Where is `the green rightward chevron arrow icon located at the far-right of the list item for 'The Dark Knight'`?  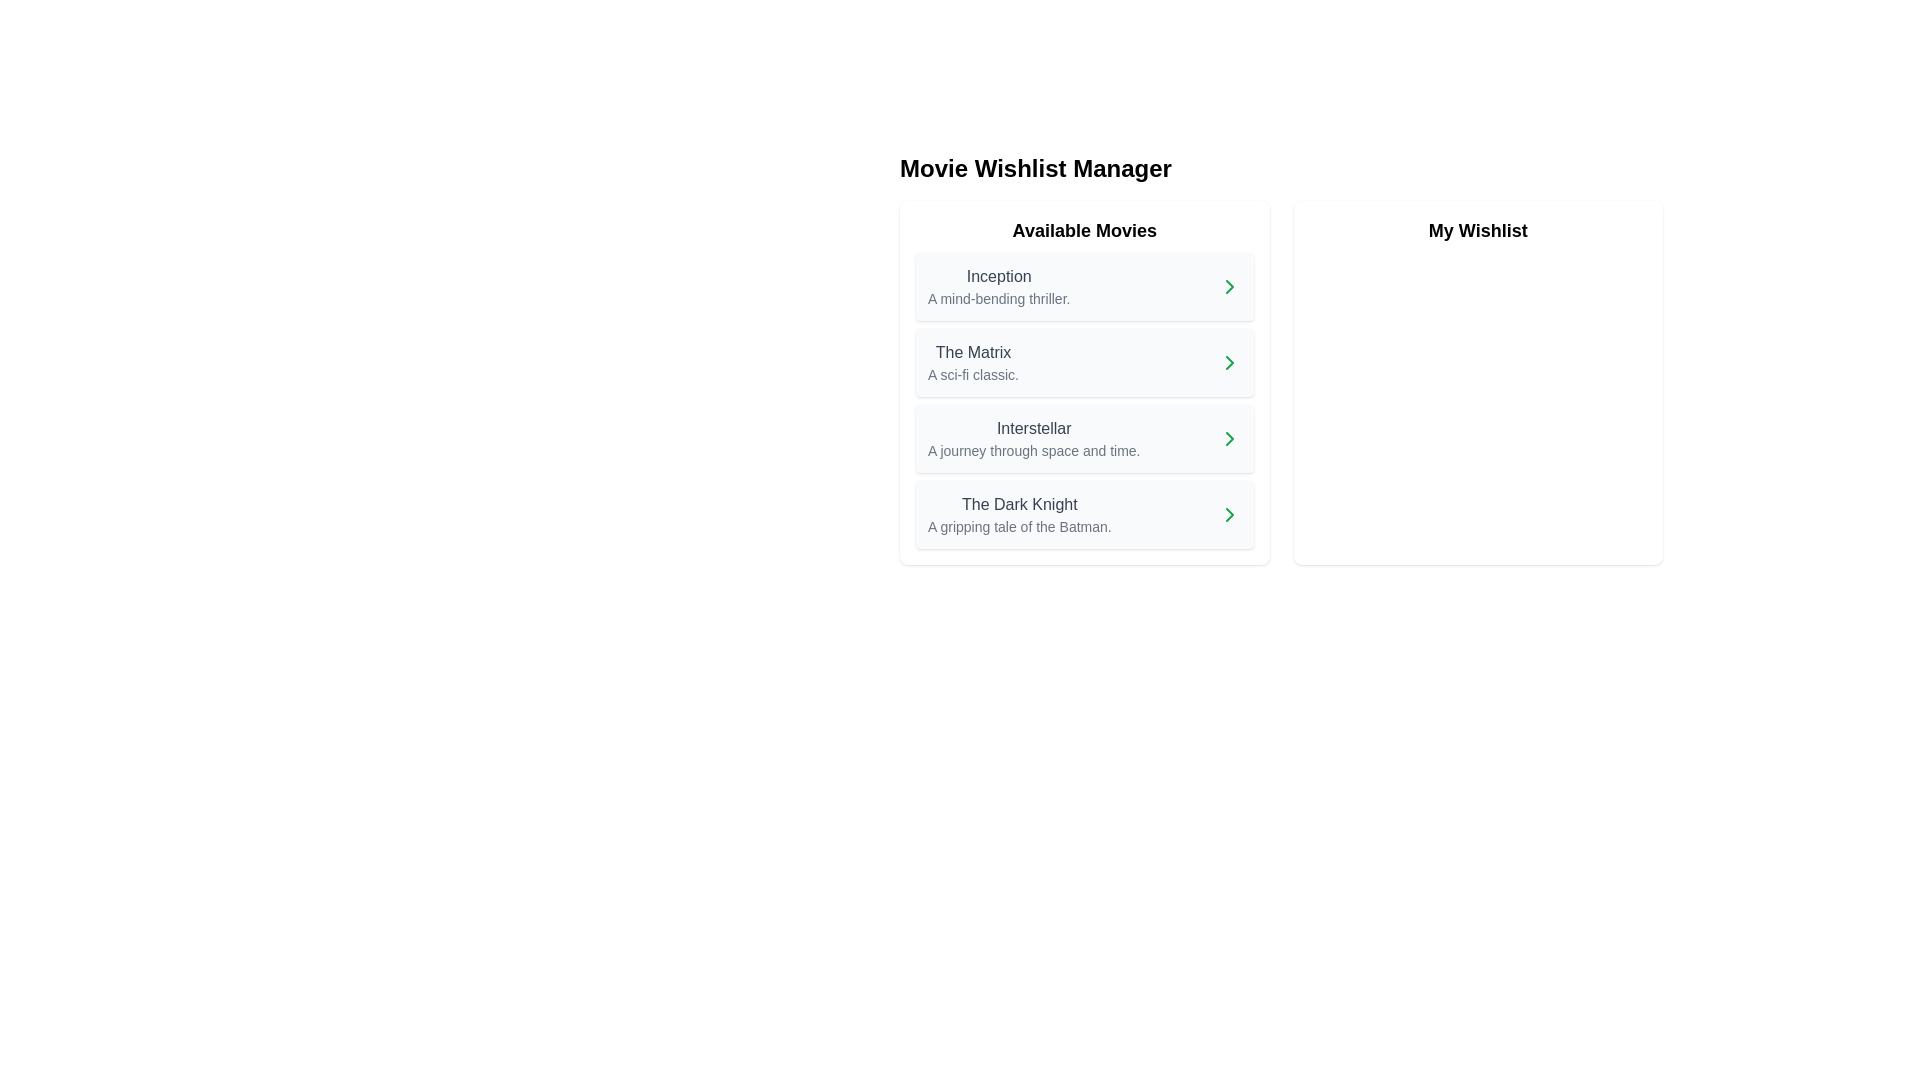 the green rightward chevron arrow icon located at the far-right of the list item for 'The Dark Knight' is located at coordinates (1228, 514).